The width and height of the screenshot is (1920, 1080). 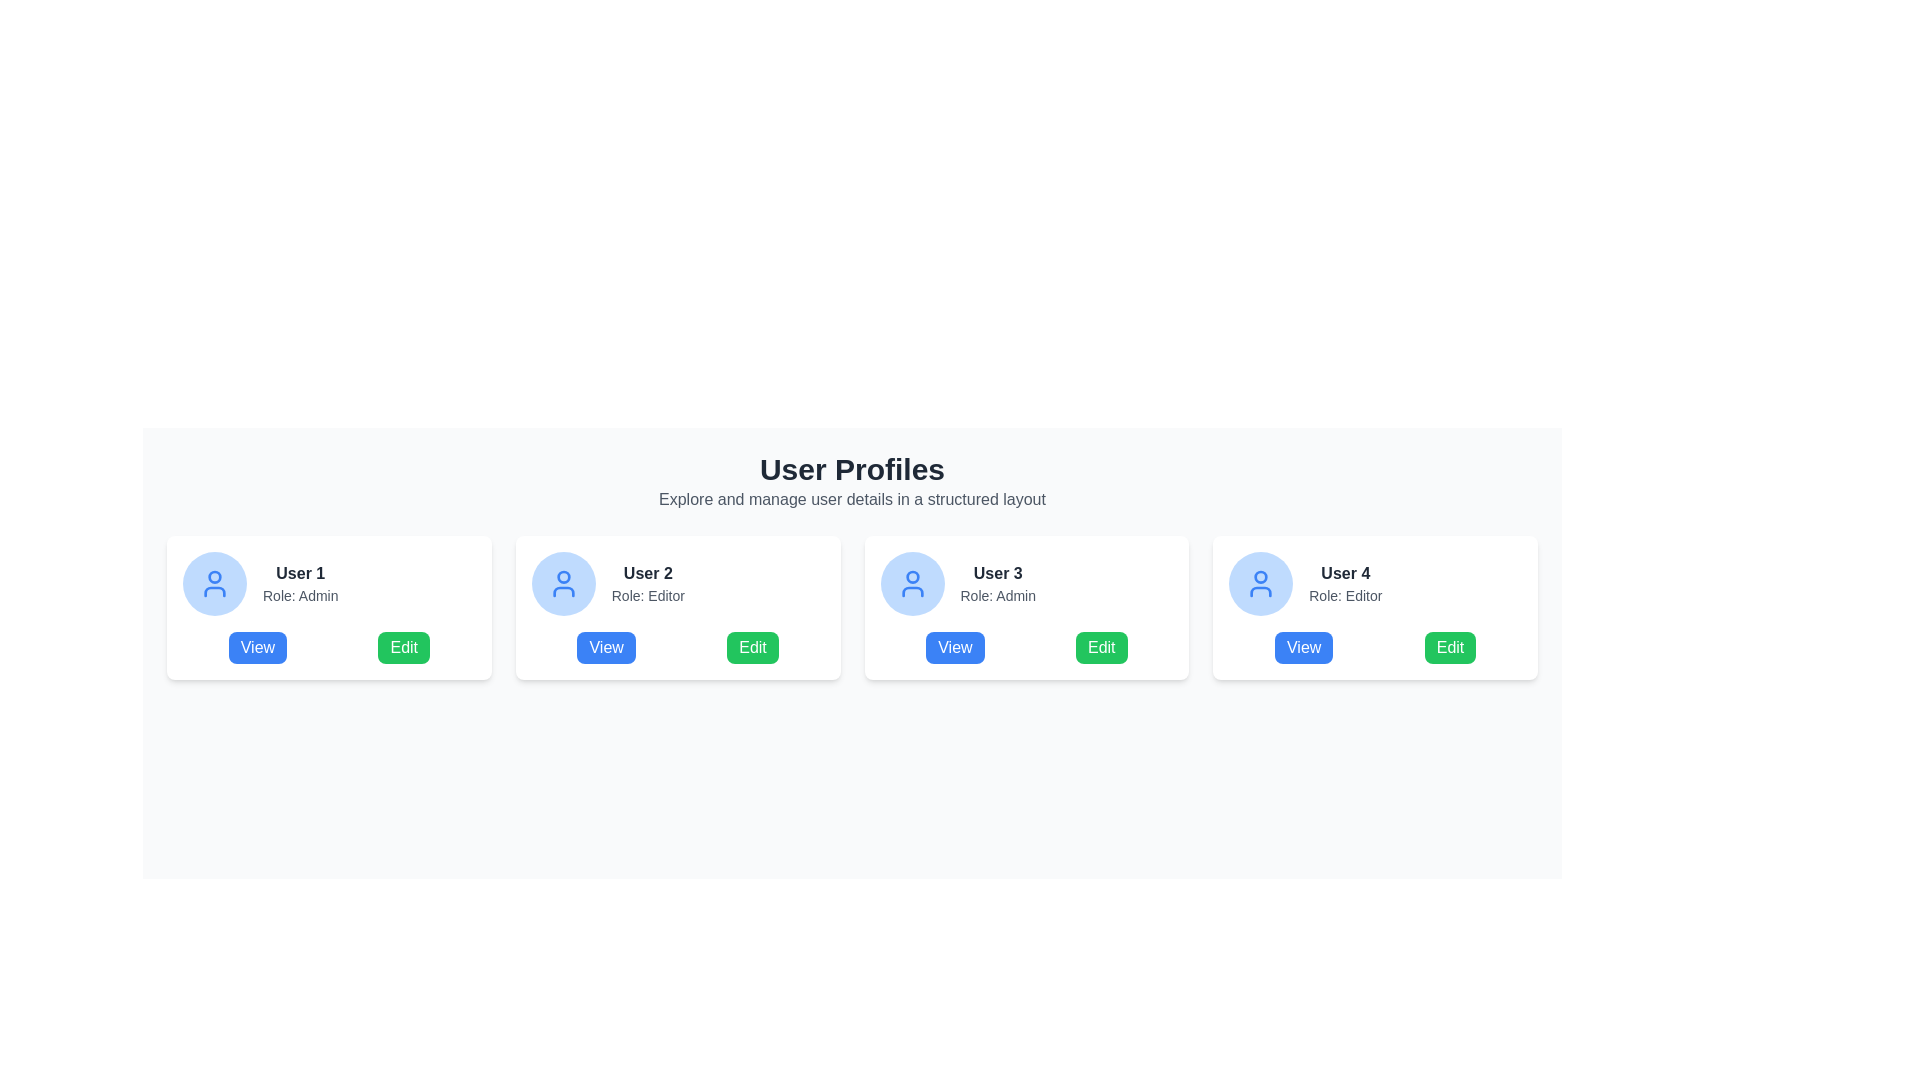 What do you see at coordinates (1345, 595) in the screenshot?
I see `the text label that reads 'Role: Editor', which is styled in gray and positioned below 'User 4' in the fourth user profile card` at bounding box center [1345, 595].